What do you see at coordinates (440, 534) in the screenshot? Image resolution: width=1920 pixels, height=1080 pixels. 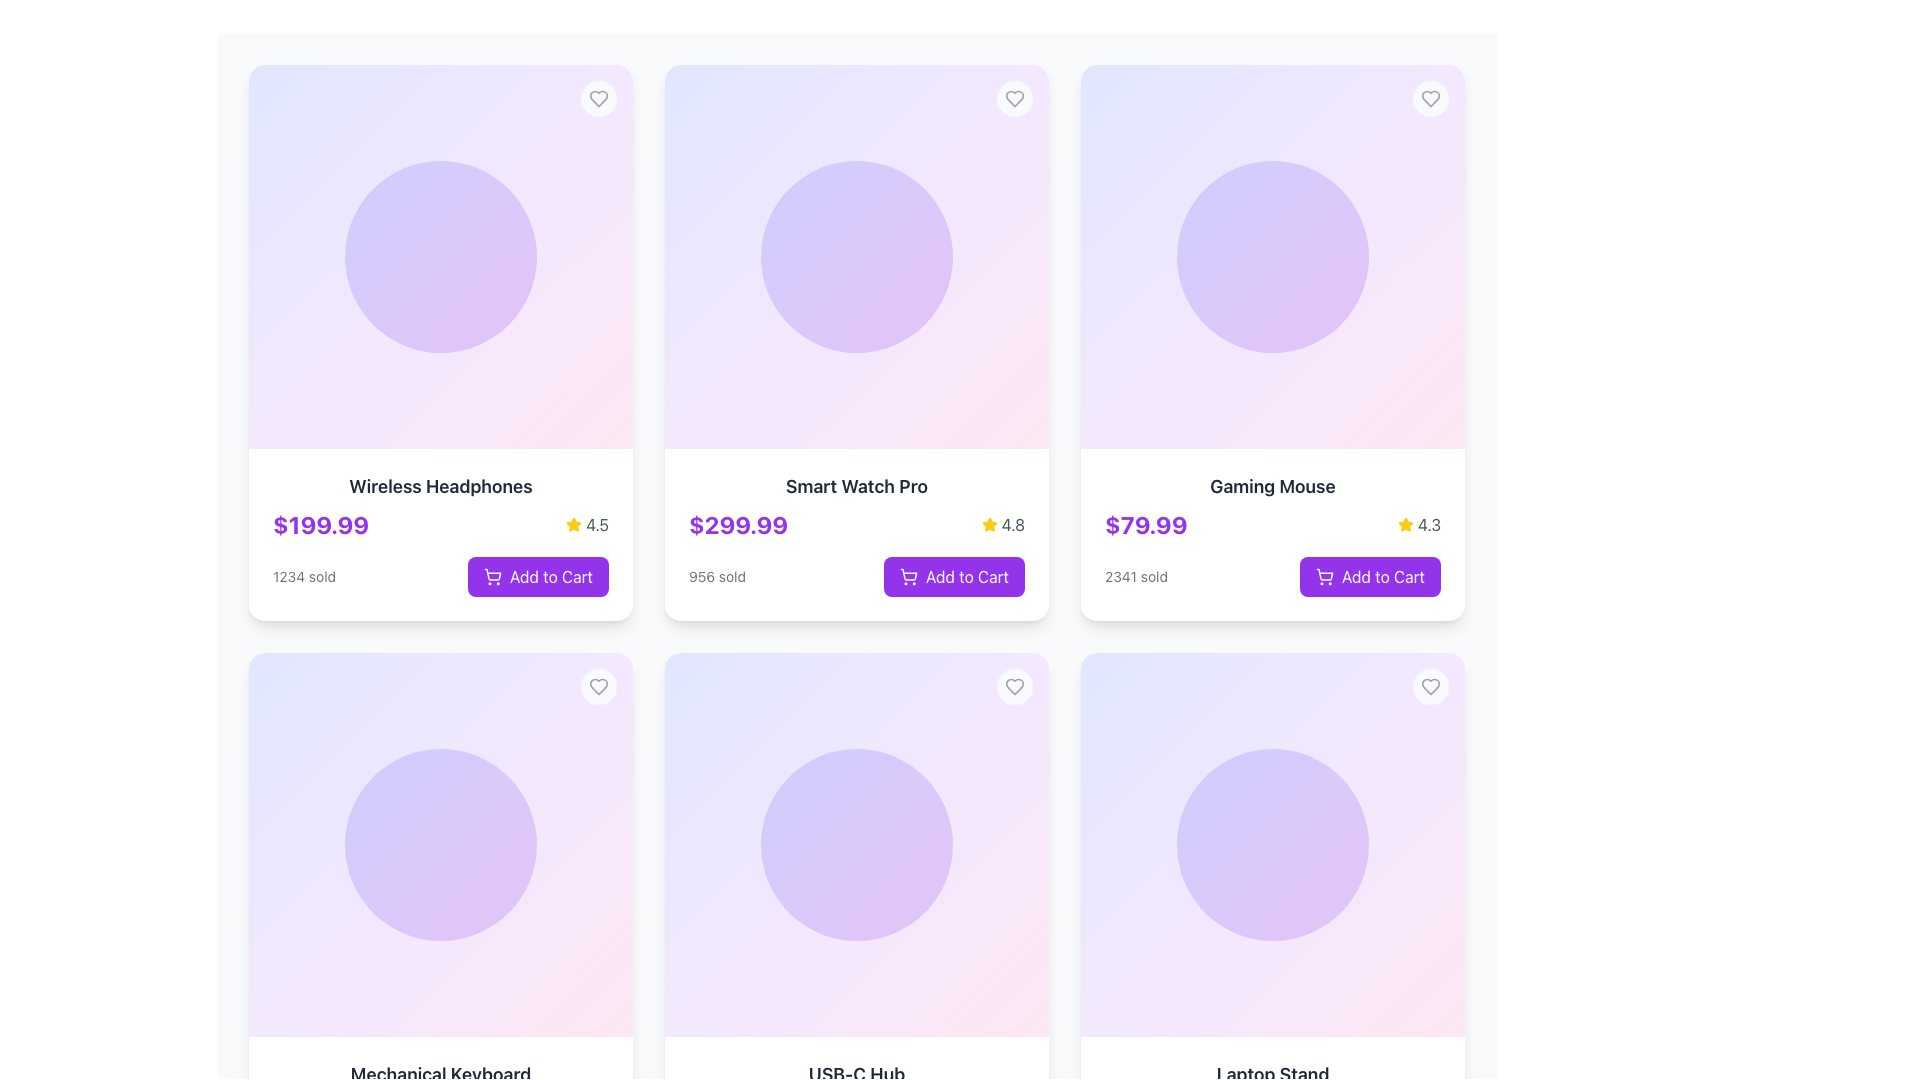 I see `product details from the Product Card titled 'Wireless Headphones' located in the top left of the grid layout, which includes the price, rating, and sales information` at bounding box center [440, 534].